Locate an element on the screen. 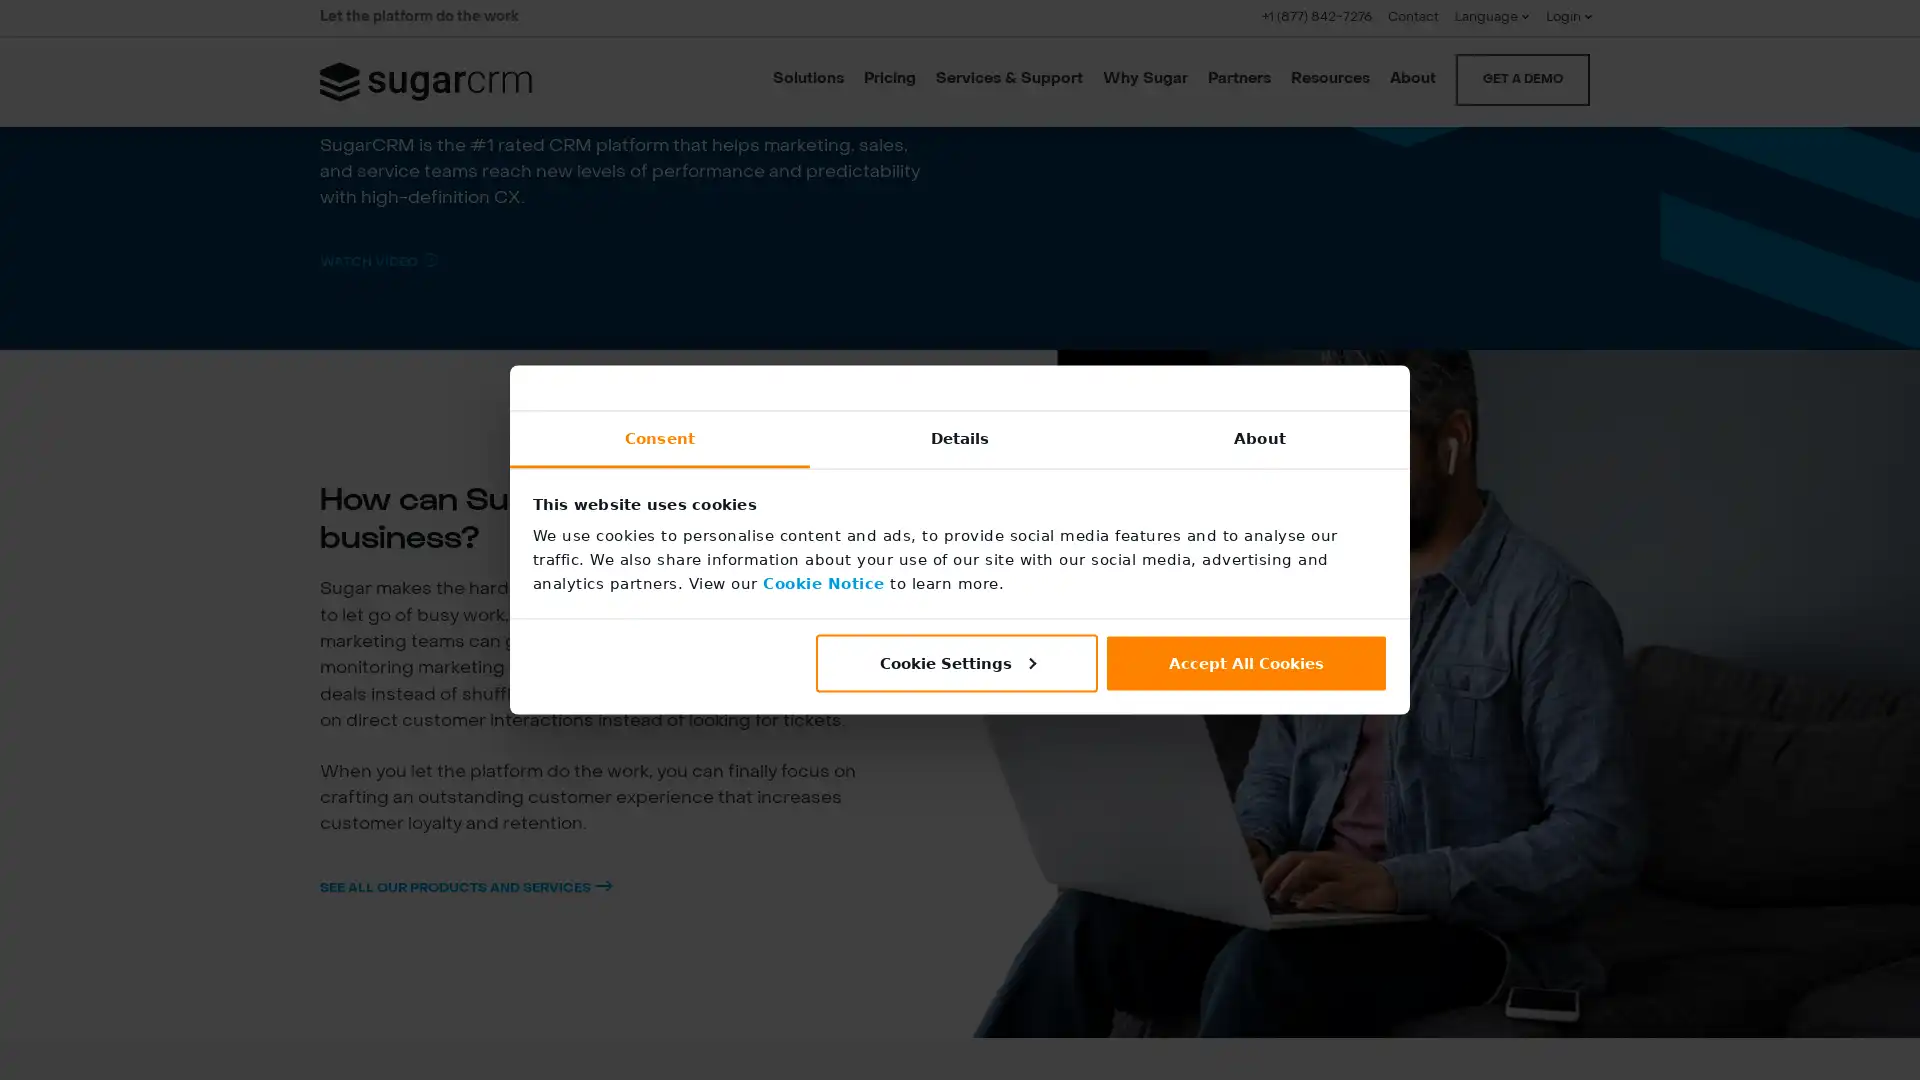 The image size is (1920, 1080). CLOSE SEARCH is located at coordinates (1896, 95).